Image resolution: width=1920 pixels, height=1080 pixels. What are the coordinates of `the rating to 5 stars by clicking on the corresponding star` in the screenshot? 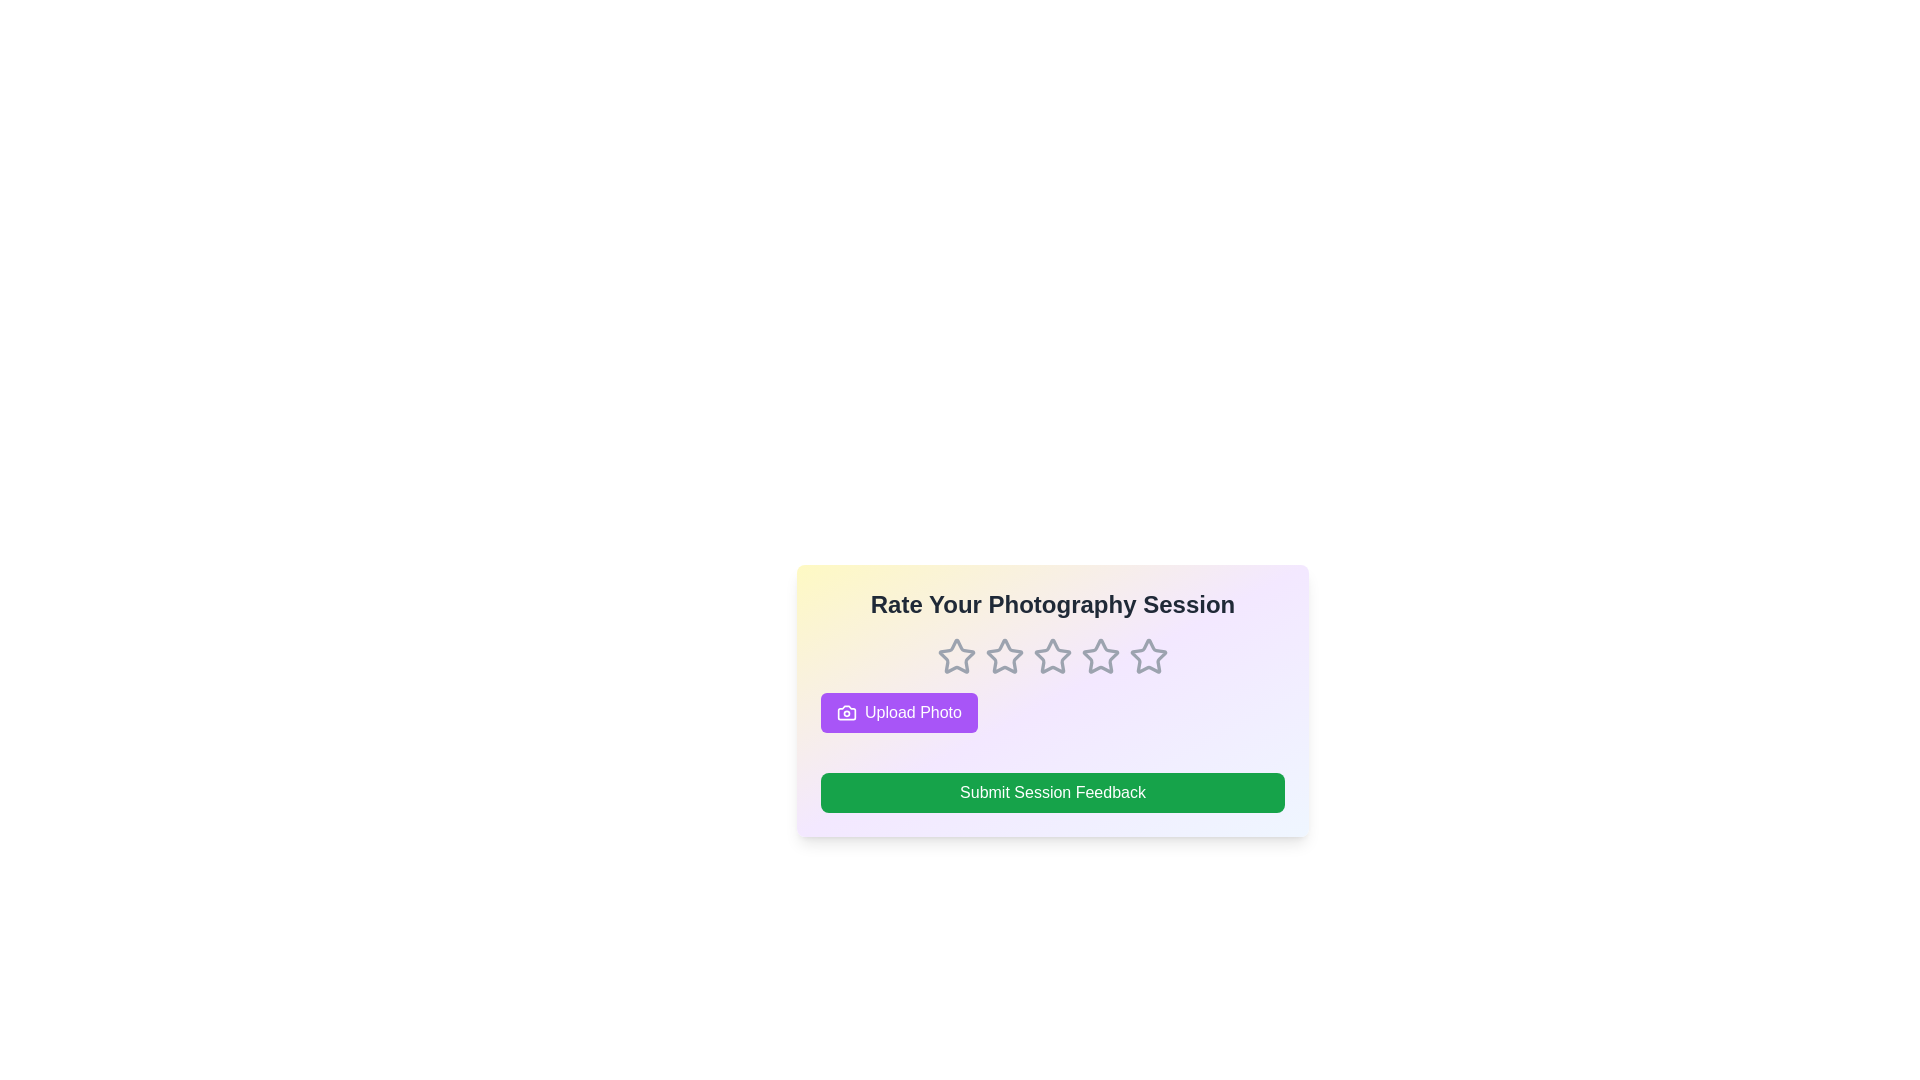 It's located at (1148, 656).